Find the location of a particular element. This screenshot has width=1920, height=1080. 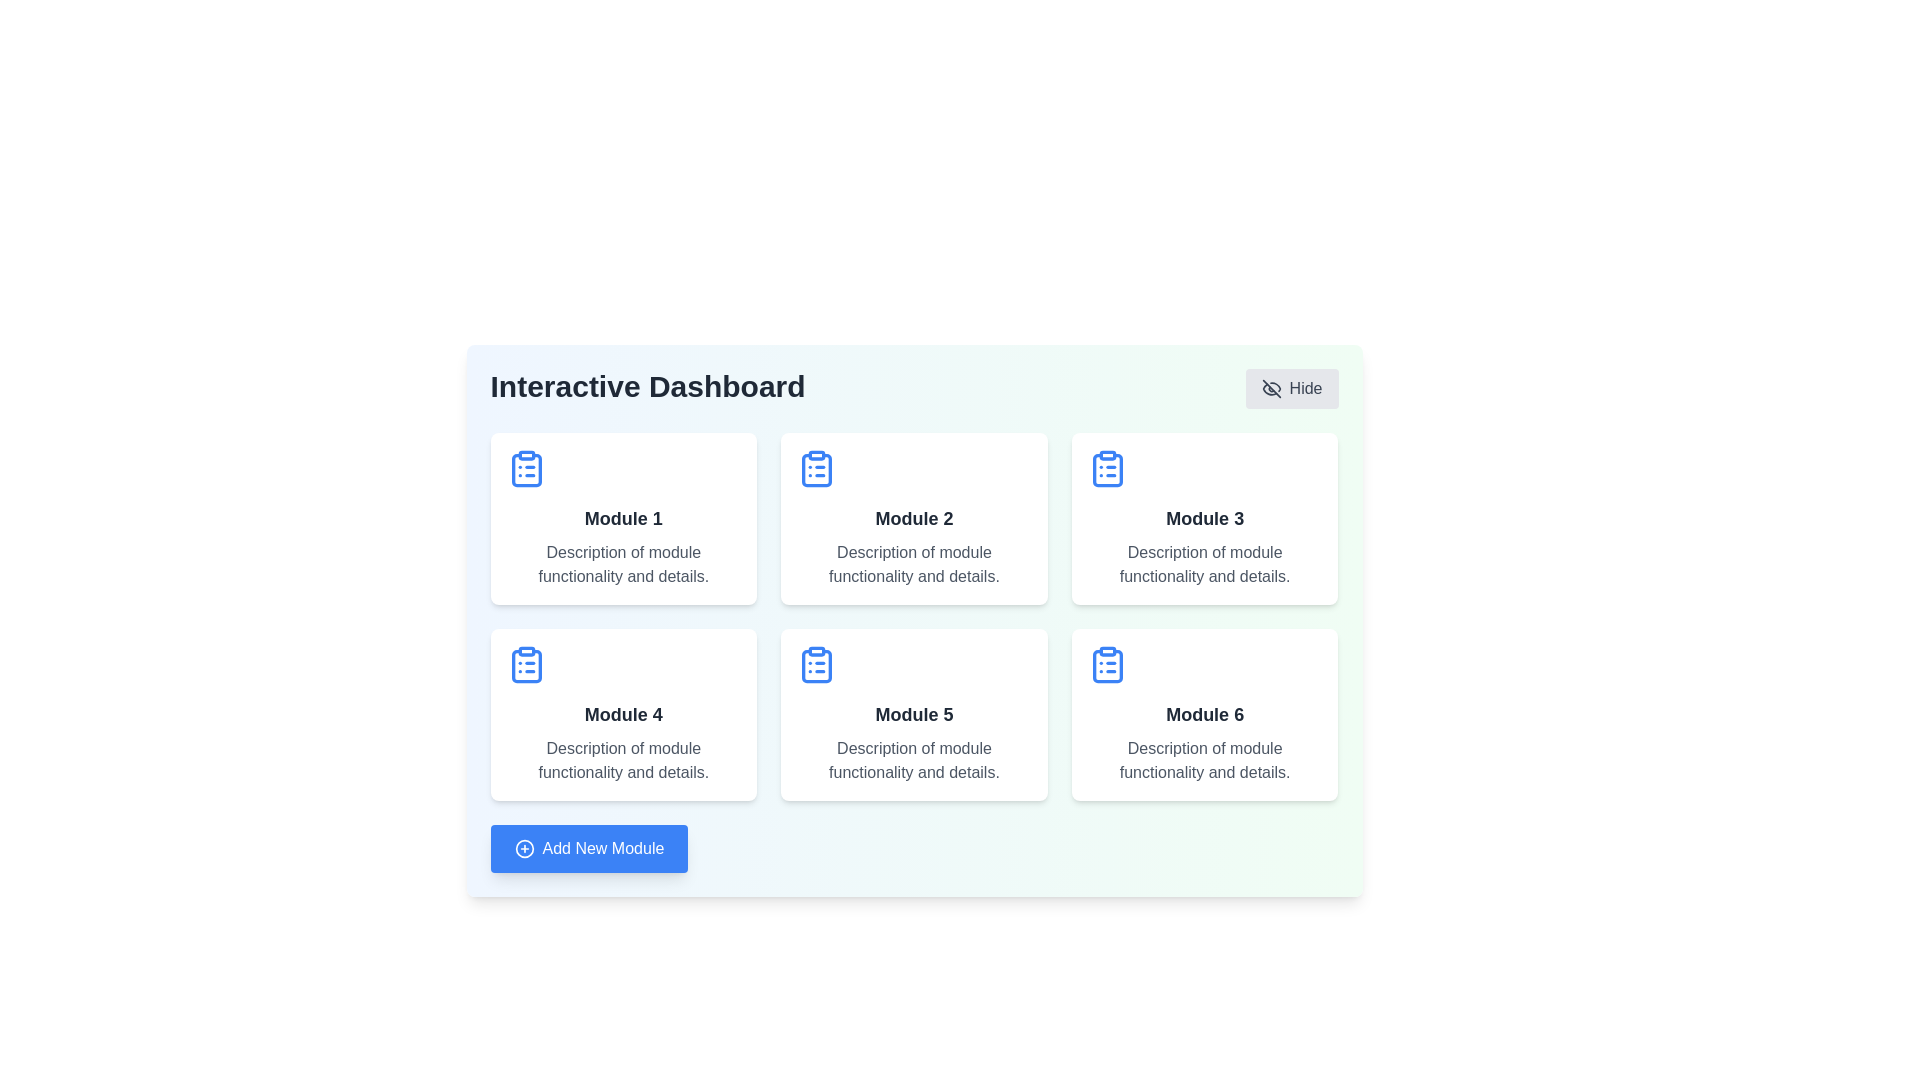

text label that describes the functionality and details of the module inside 'Module 5', located in the second row, third column of the interactive dashboard layout is located at coordinates (913, 760).